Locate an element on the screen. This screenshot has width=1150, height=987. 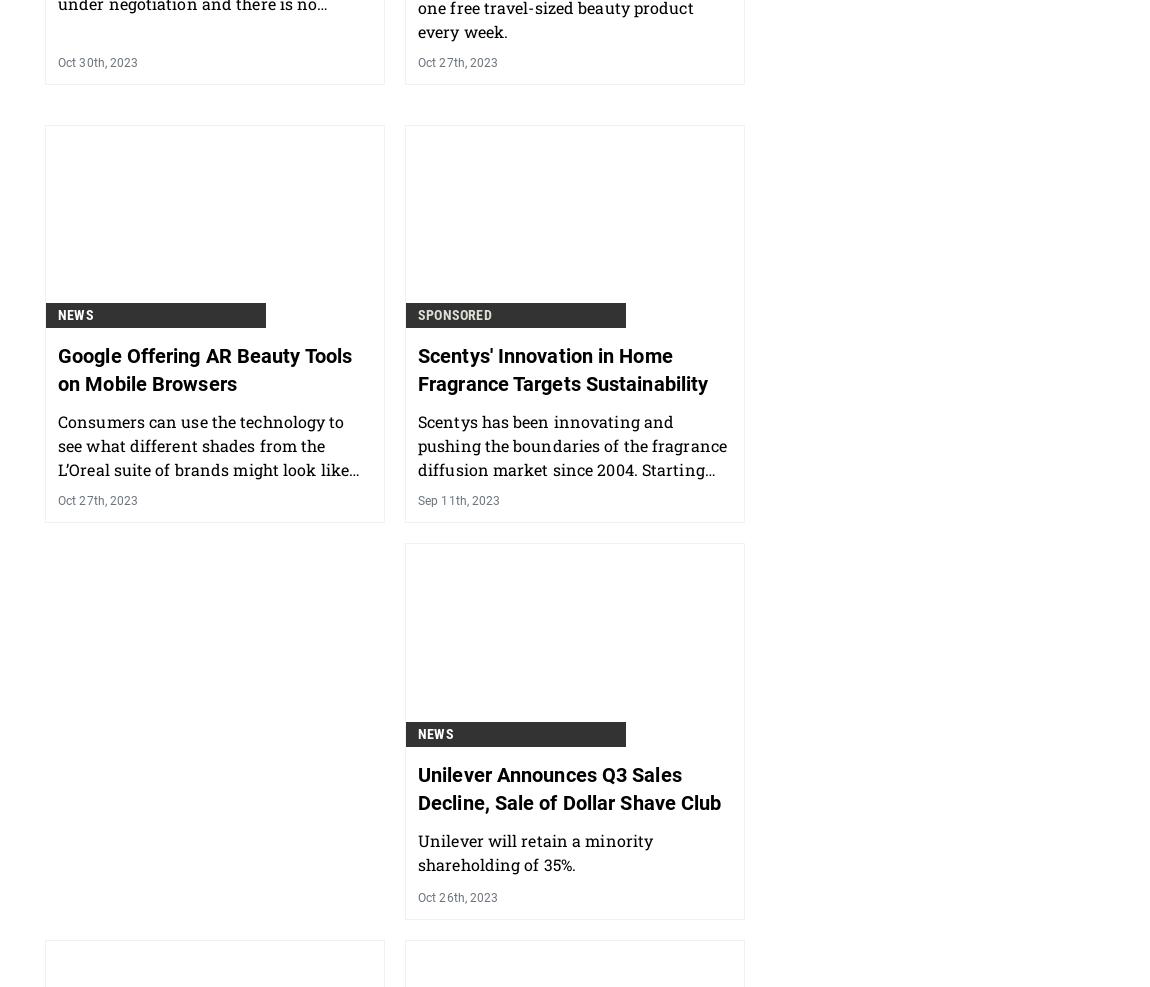
'Unilever will retain a minority shareholding of 35%.' is located at coordinates (535, 956).